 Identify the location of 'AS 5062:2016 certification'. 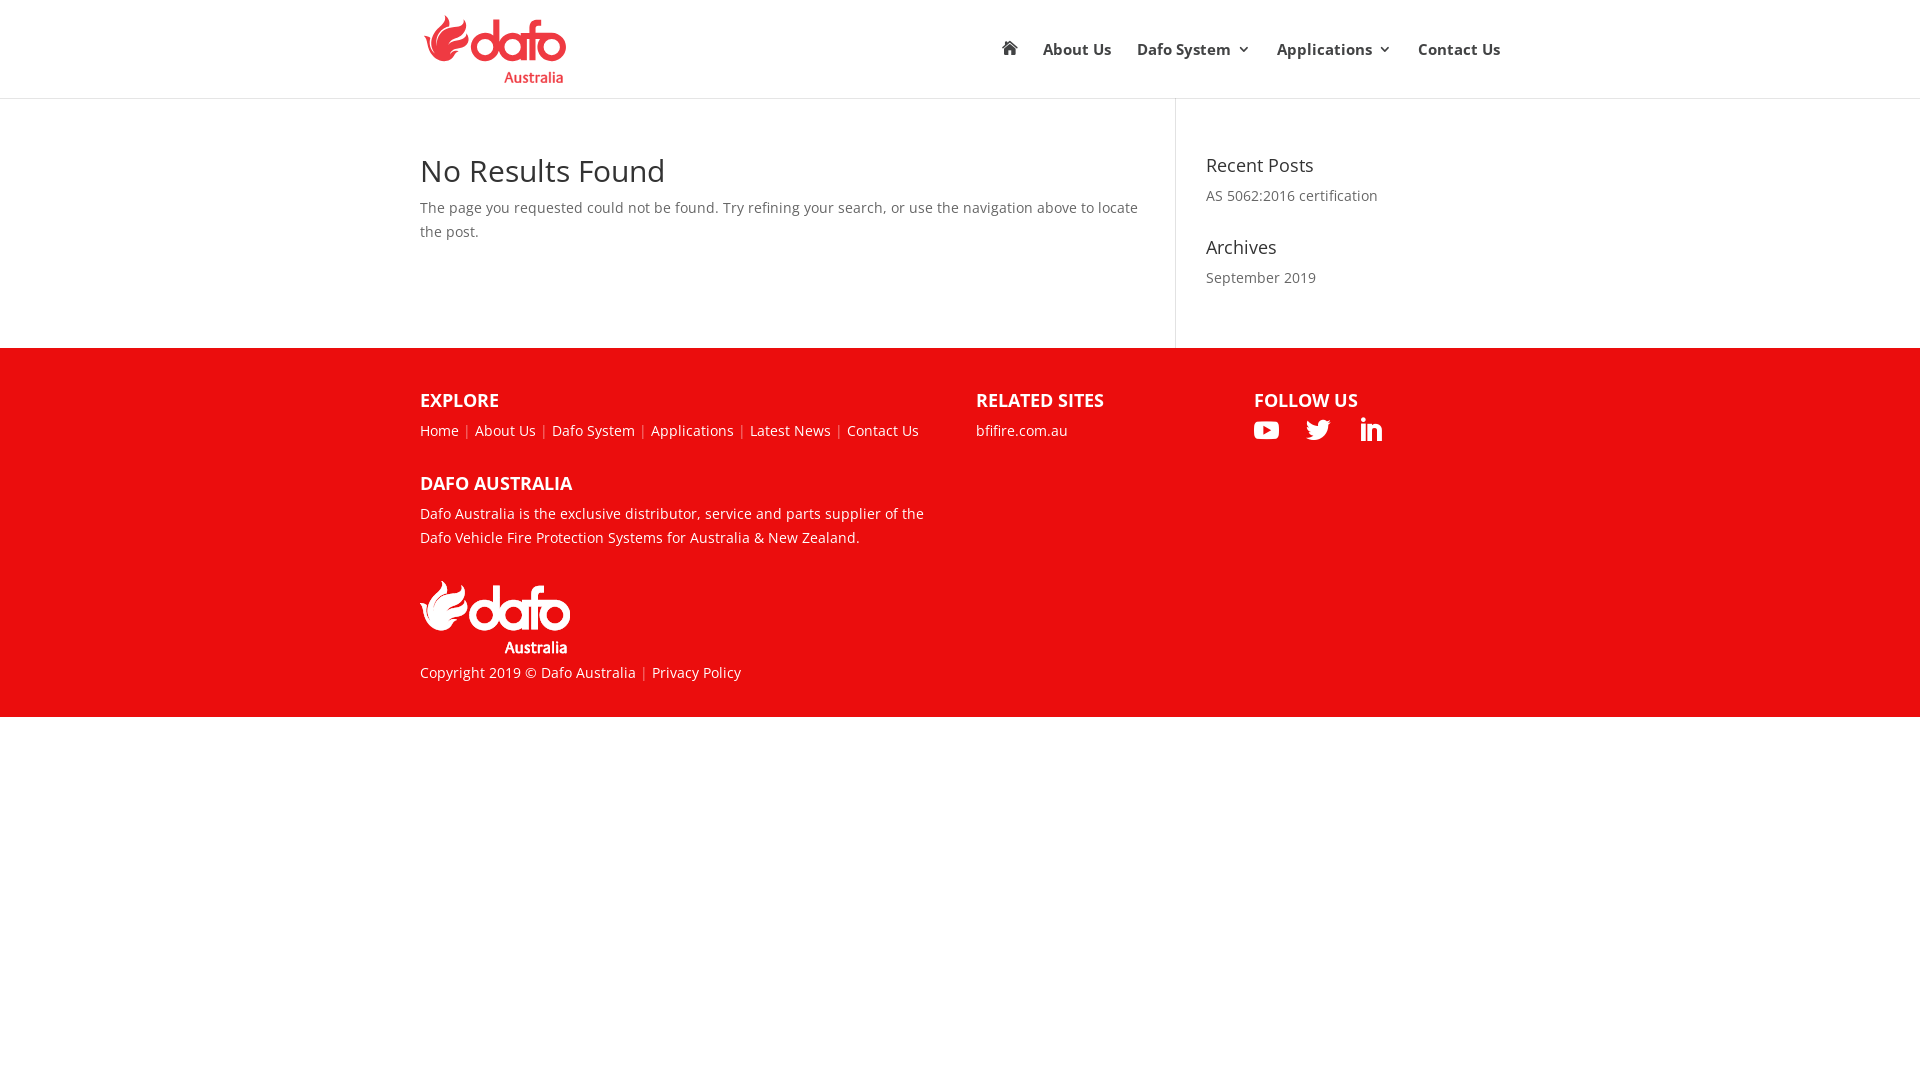
(1291, 195).